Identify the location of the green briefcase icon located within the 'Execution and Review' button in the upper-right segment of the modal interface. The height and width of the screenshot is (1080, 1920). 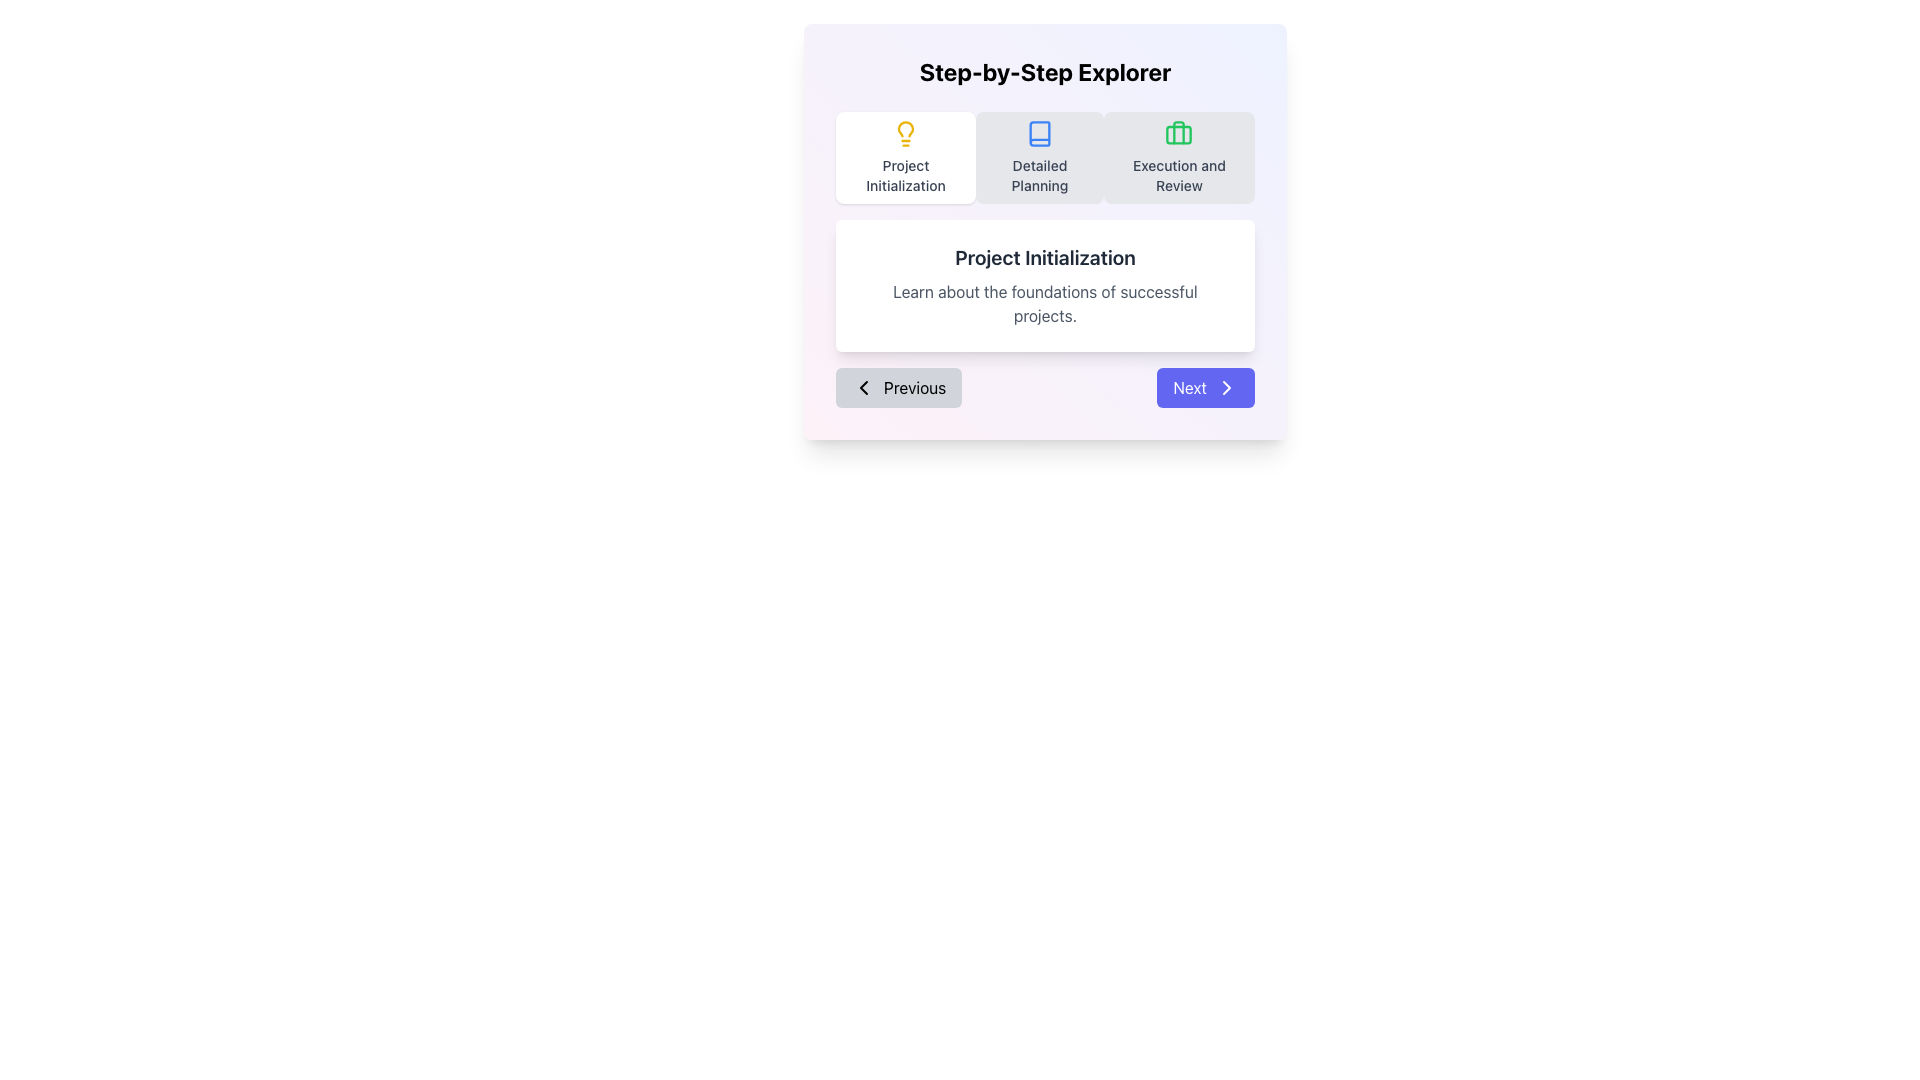
(1179, 134).